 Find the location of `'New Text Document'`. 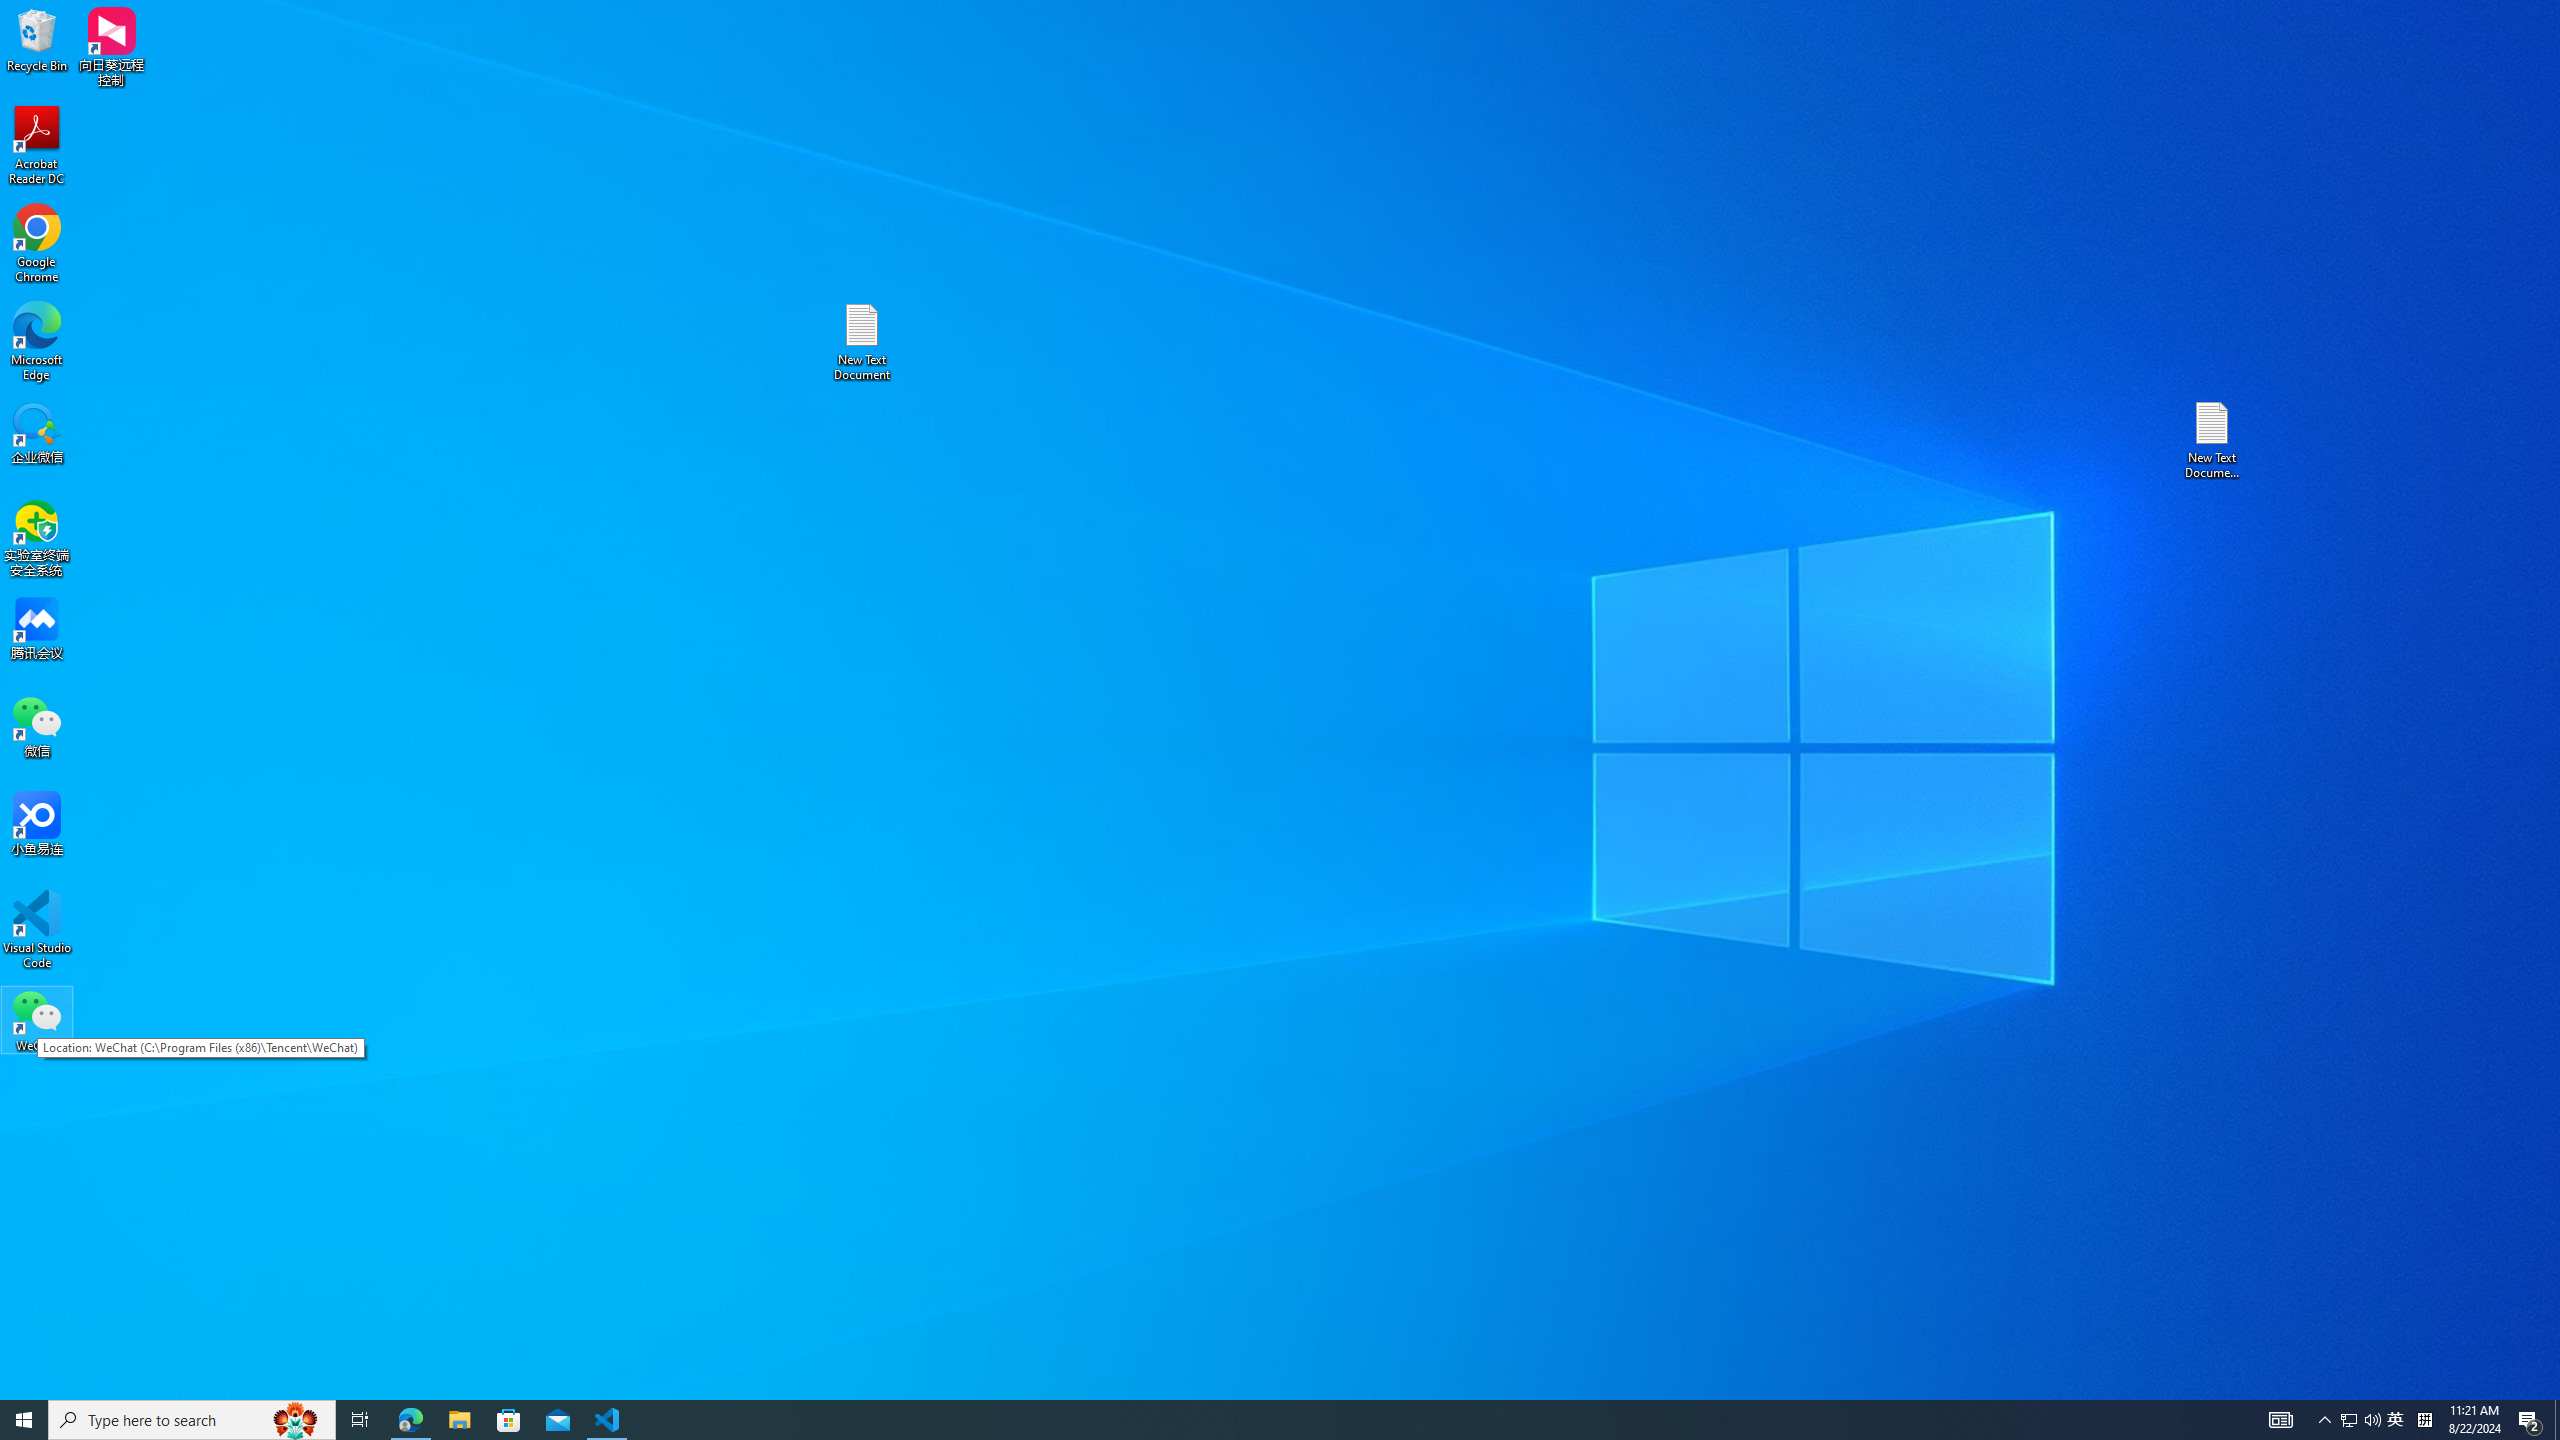

'New Text Document' is located at coordinates (860, 341).